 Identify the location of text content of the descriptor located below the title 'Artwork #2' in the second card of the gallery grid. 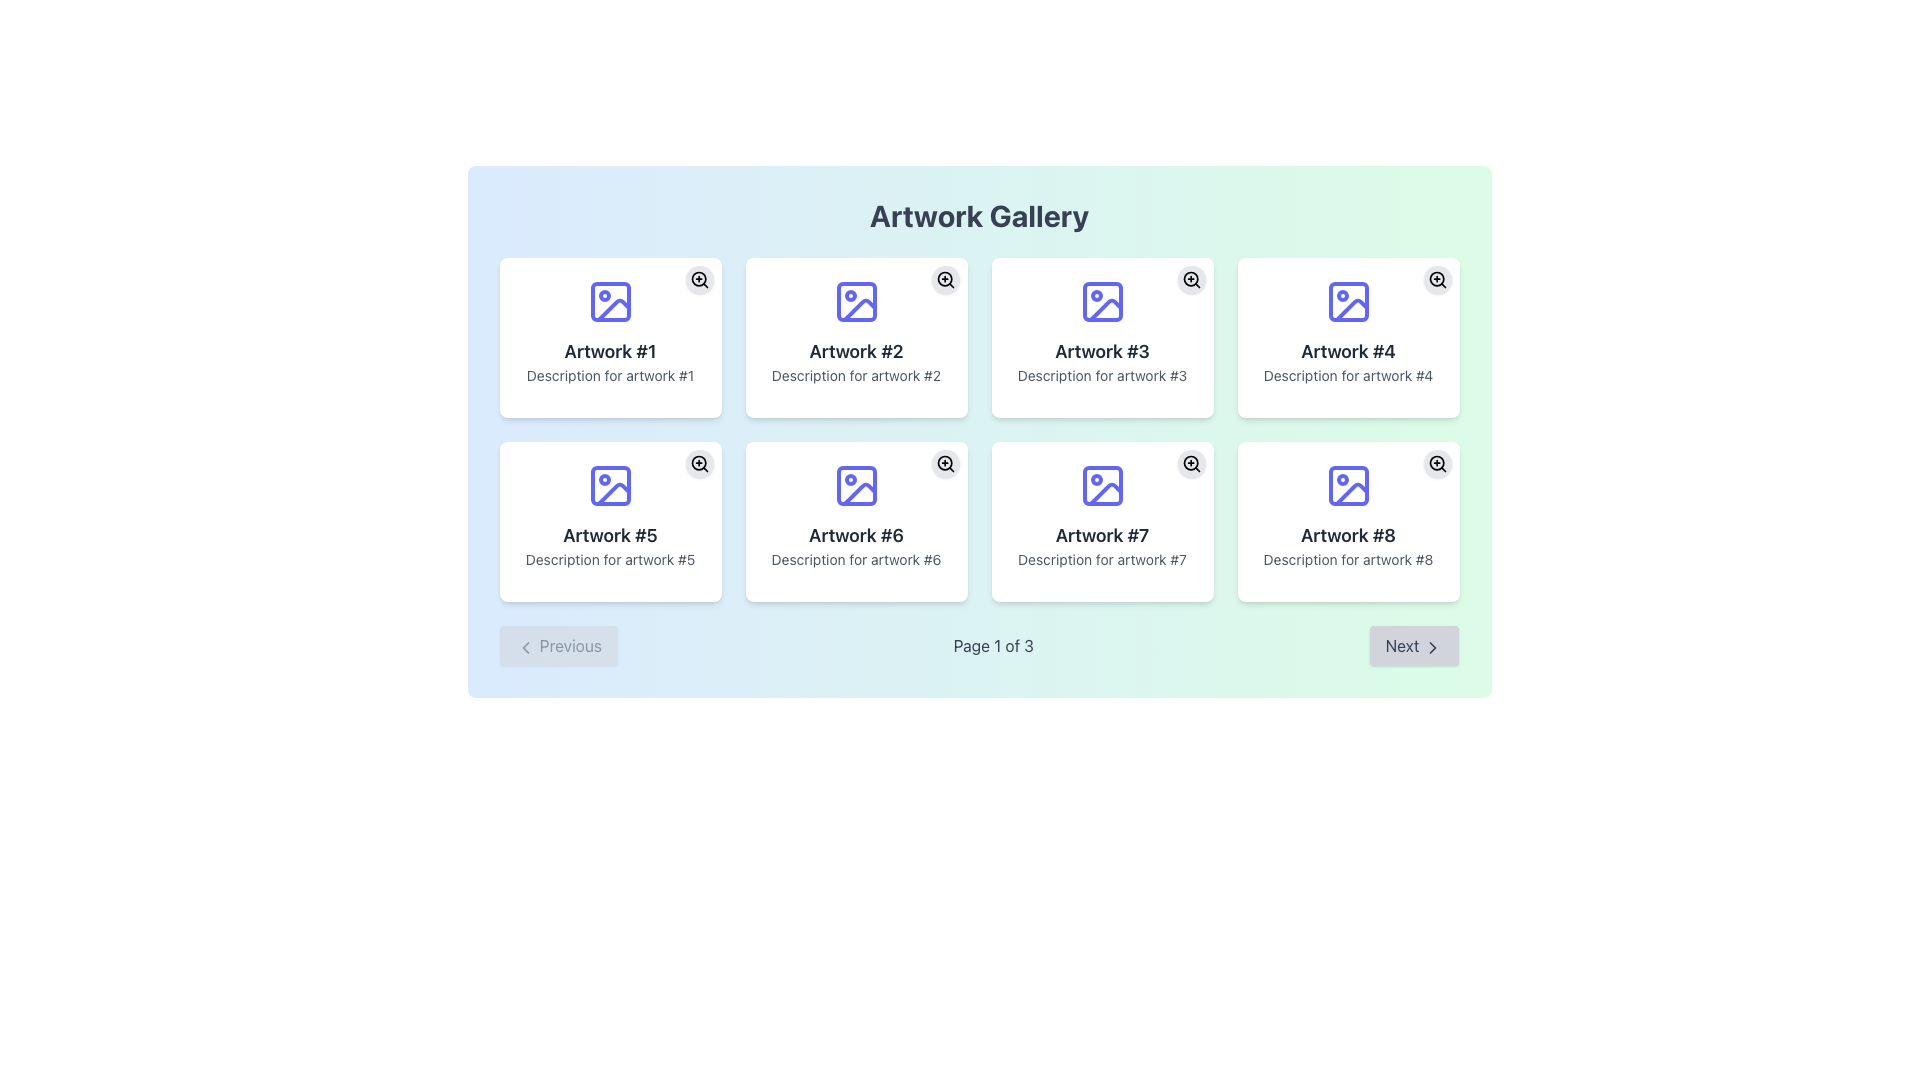
(856, 375).